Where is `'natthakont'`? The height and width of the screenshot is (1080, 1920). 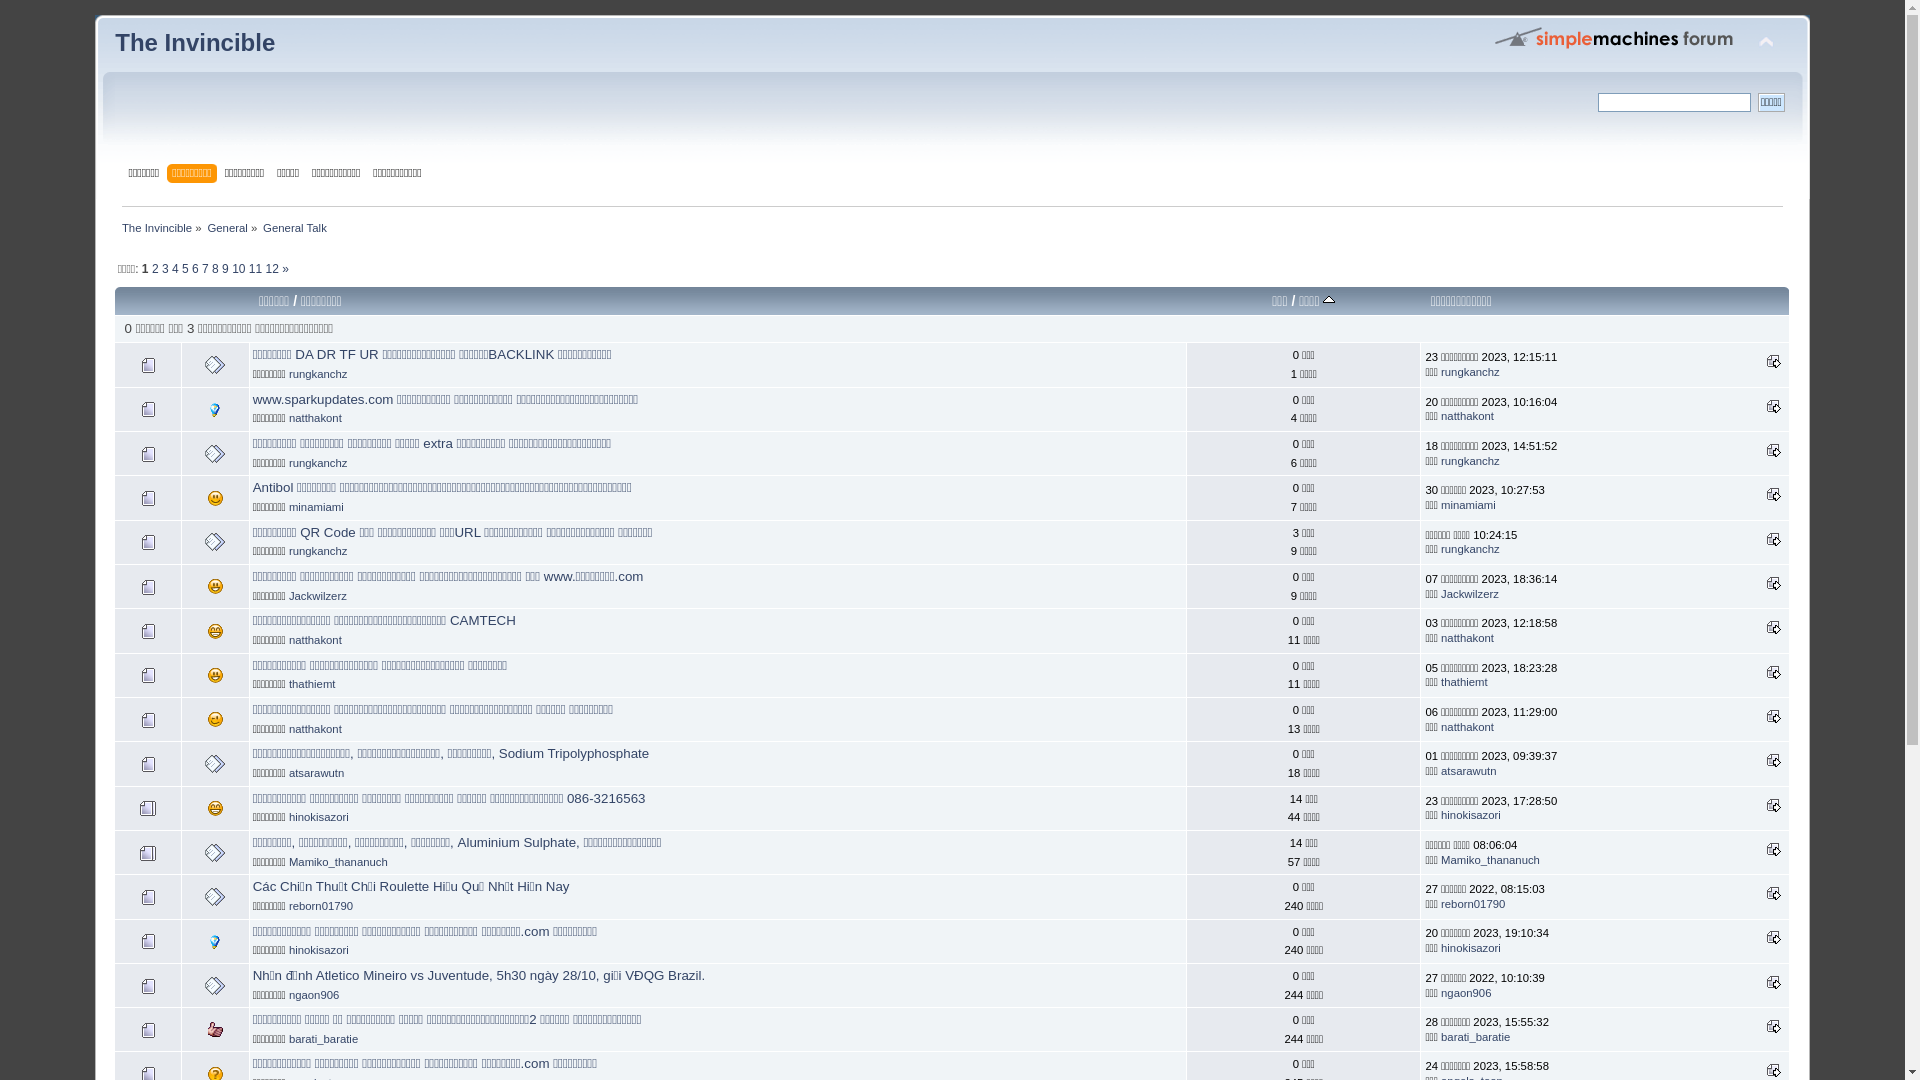 'natthakont' is located at coordinates (314, 416).